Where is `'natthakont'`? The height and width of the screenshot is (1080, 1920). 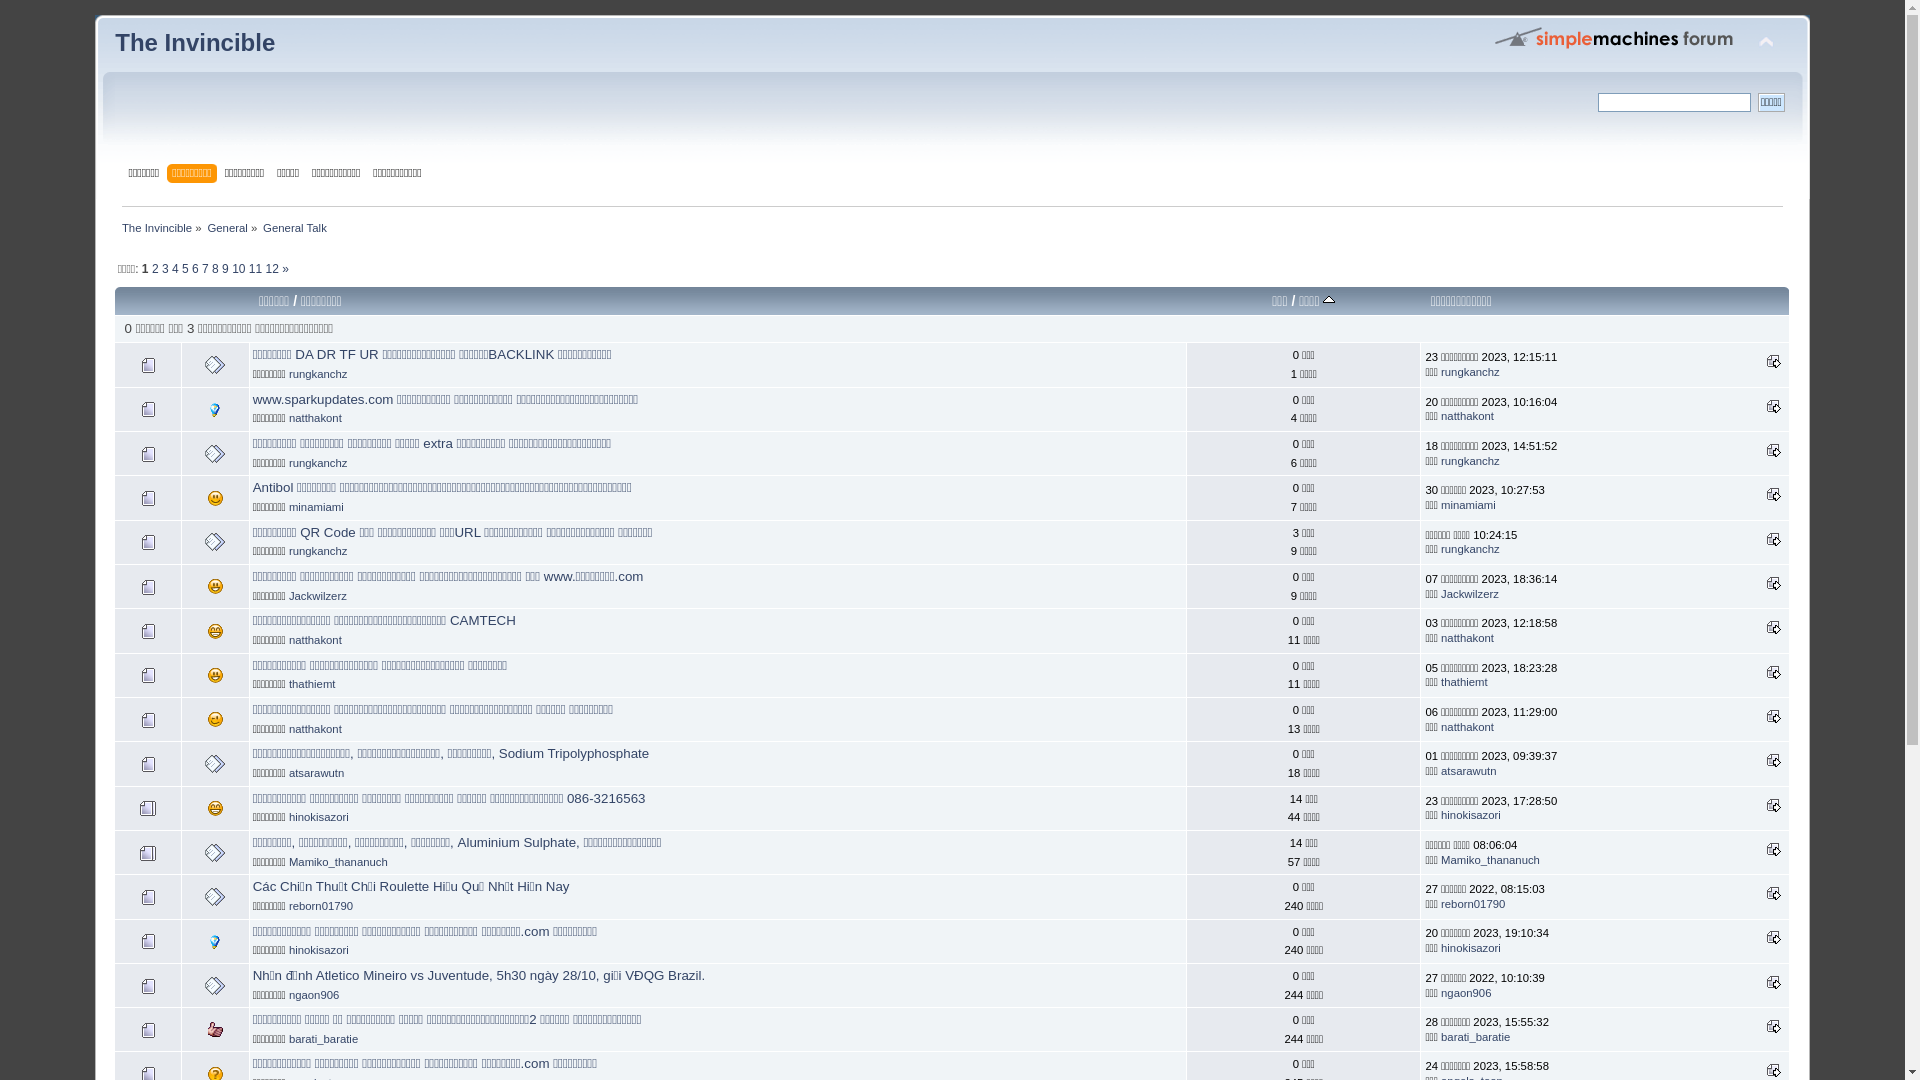 'natthakont' is located at coordinates (314, 416).